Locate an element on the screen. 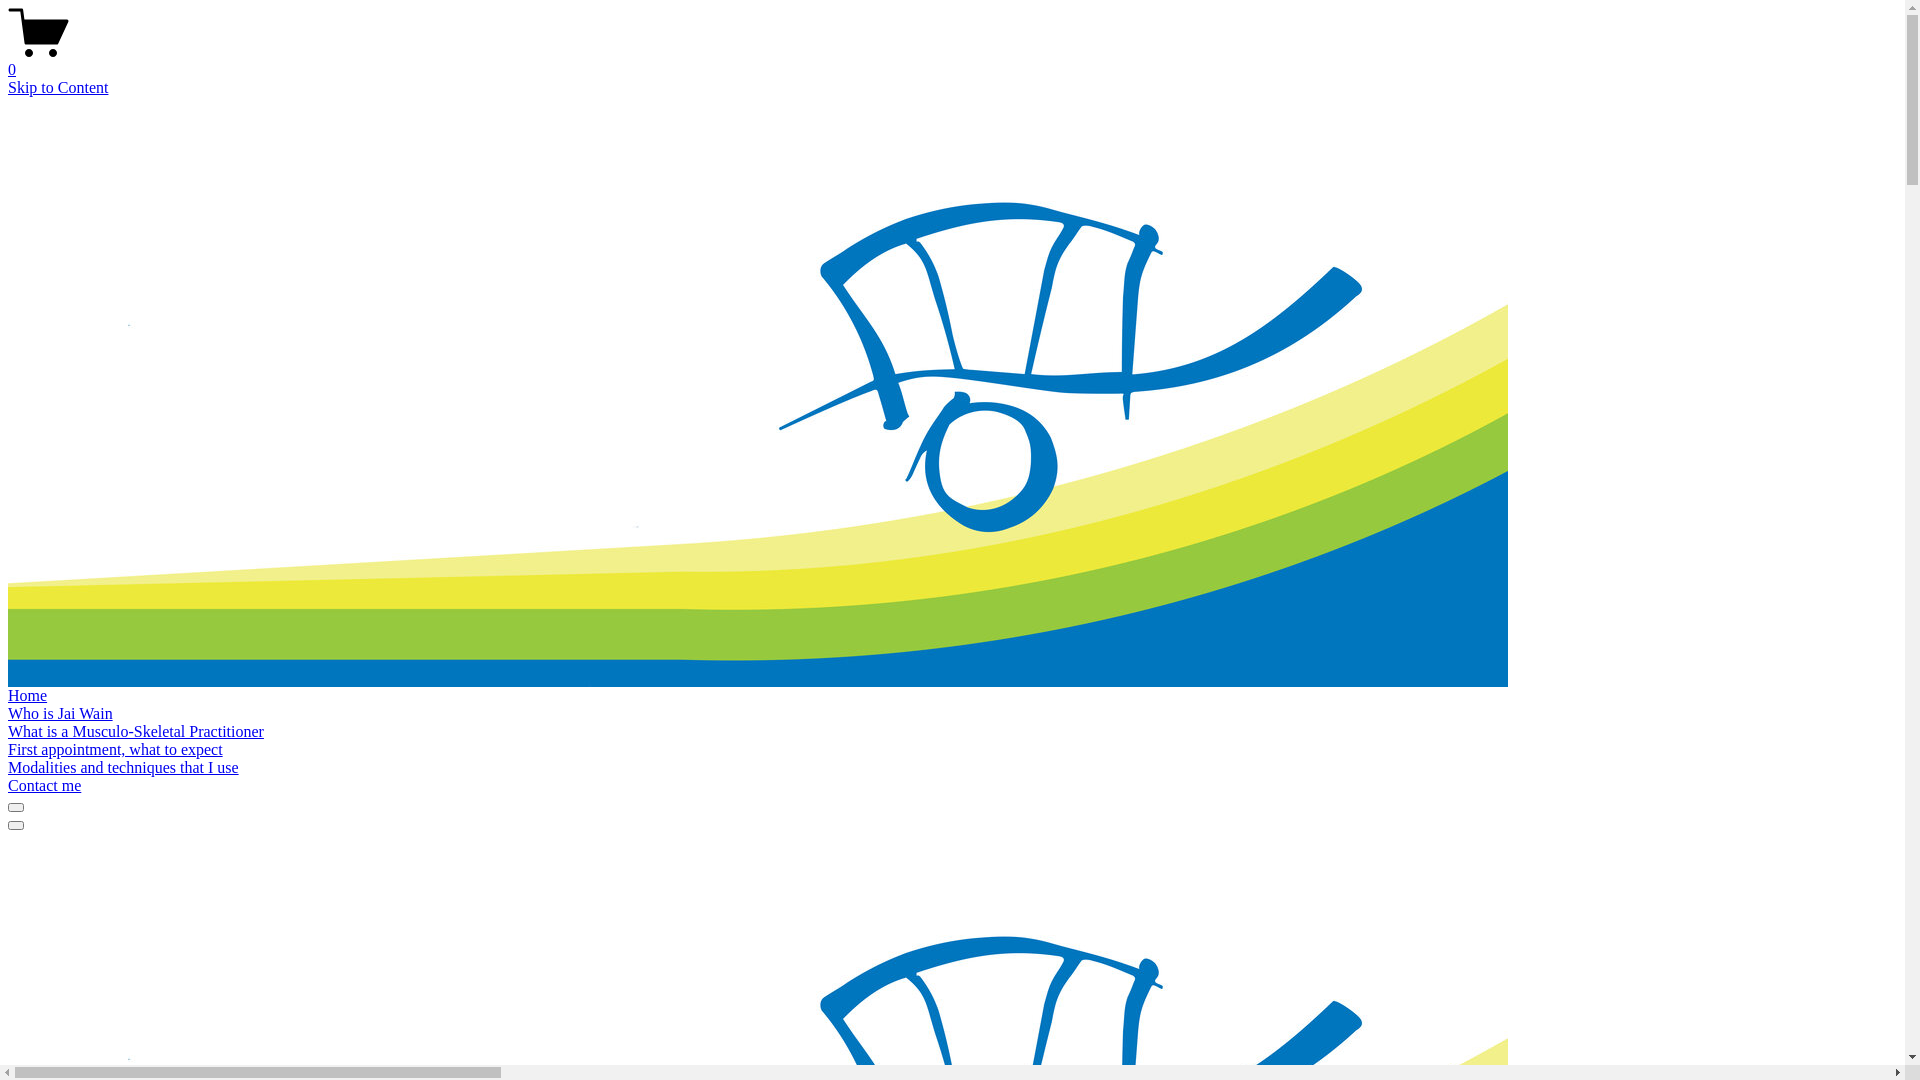 This screenshot has width=1920, height=1080. 'First appointment, what to expect' is located at coordinates (114, 749).